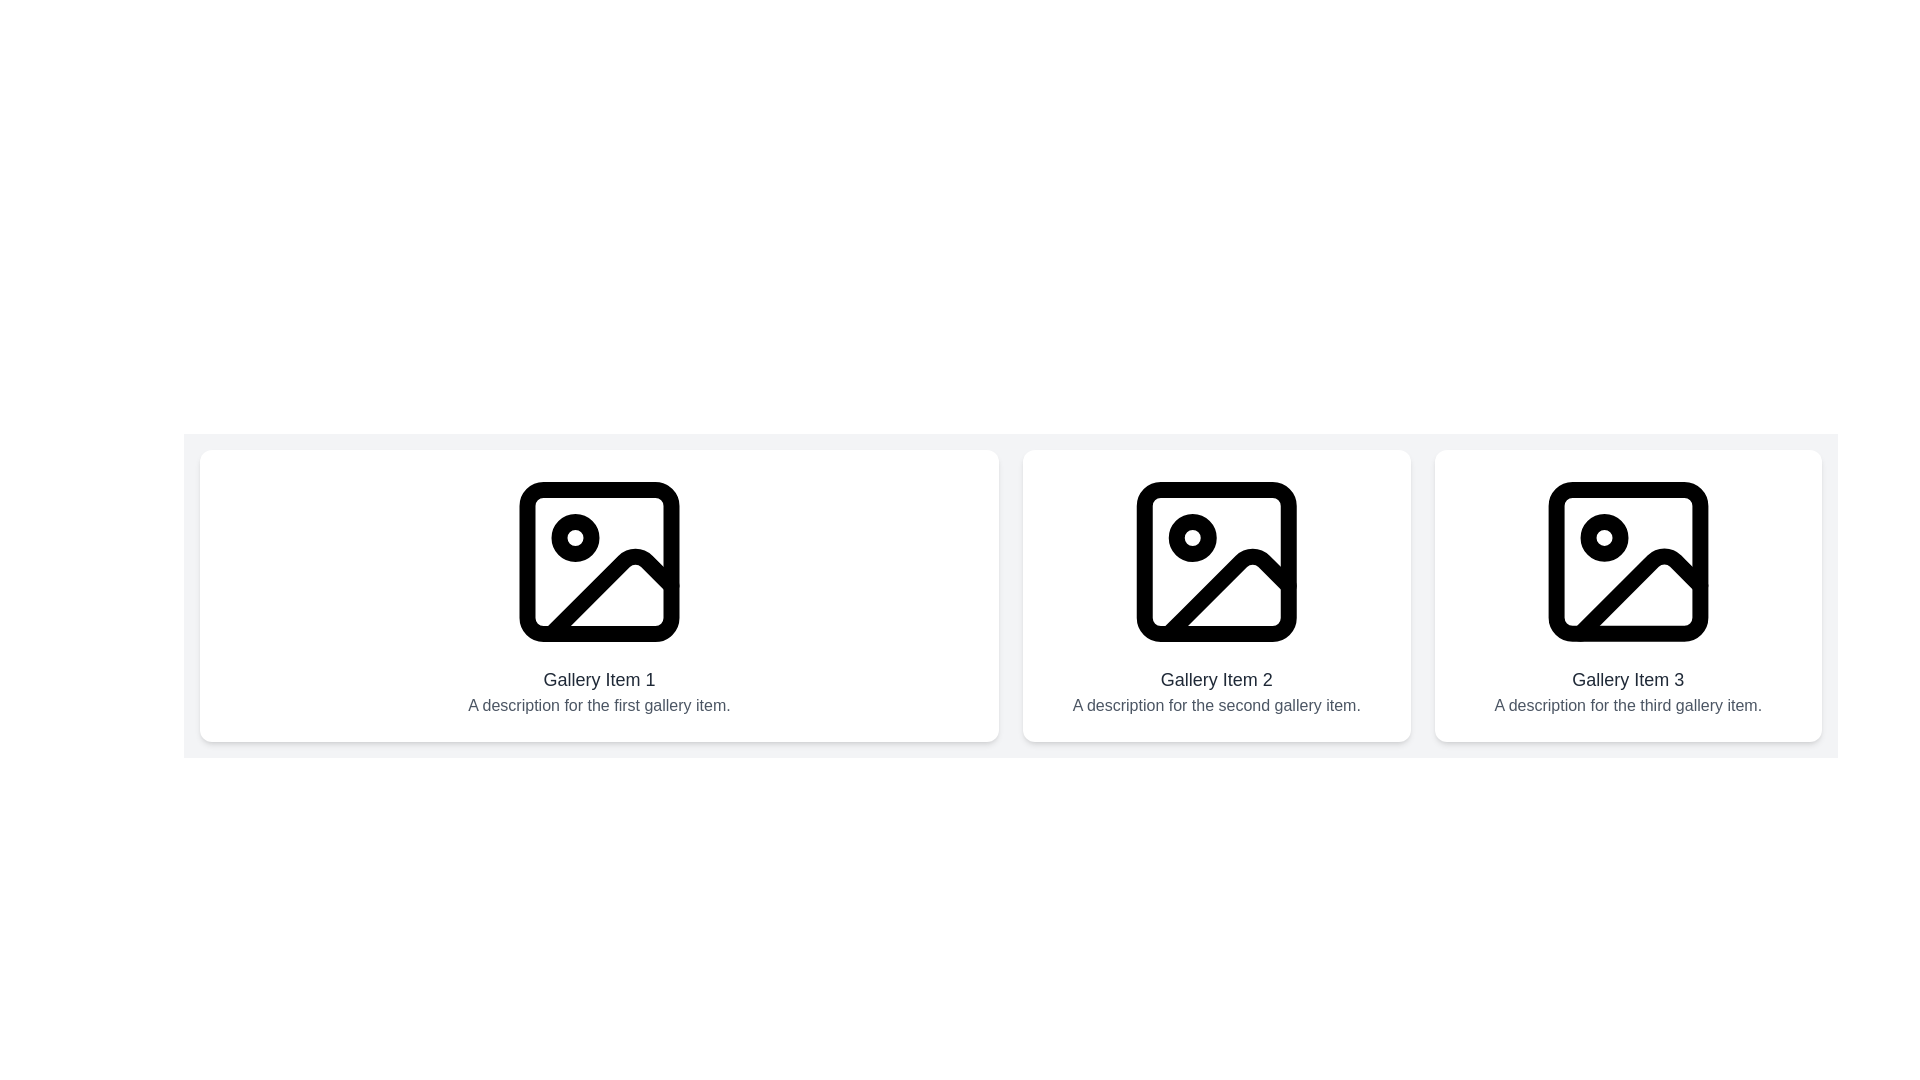 The image size is (1920, 1080). I want to click on the graphical indicator or decorative dot located inside the image placeholder of the second gallery item, aligned near the top-left corner of the gallery image frame, so click(1192, 536).